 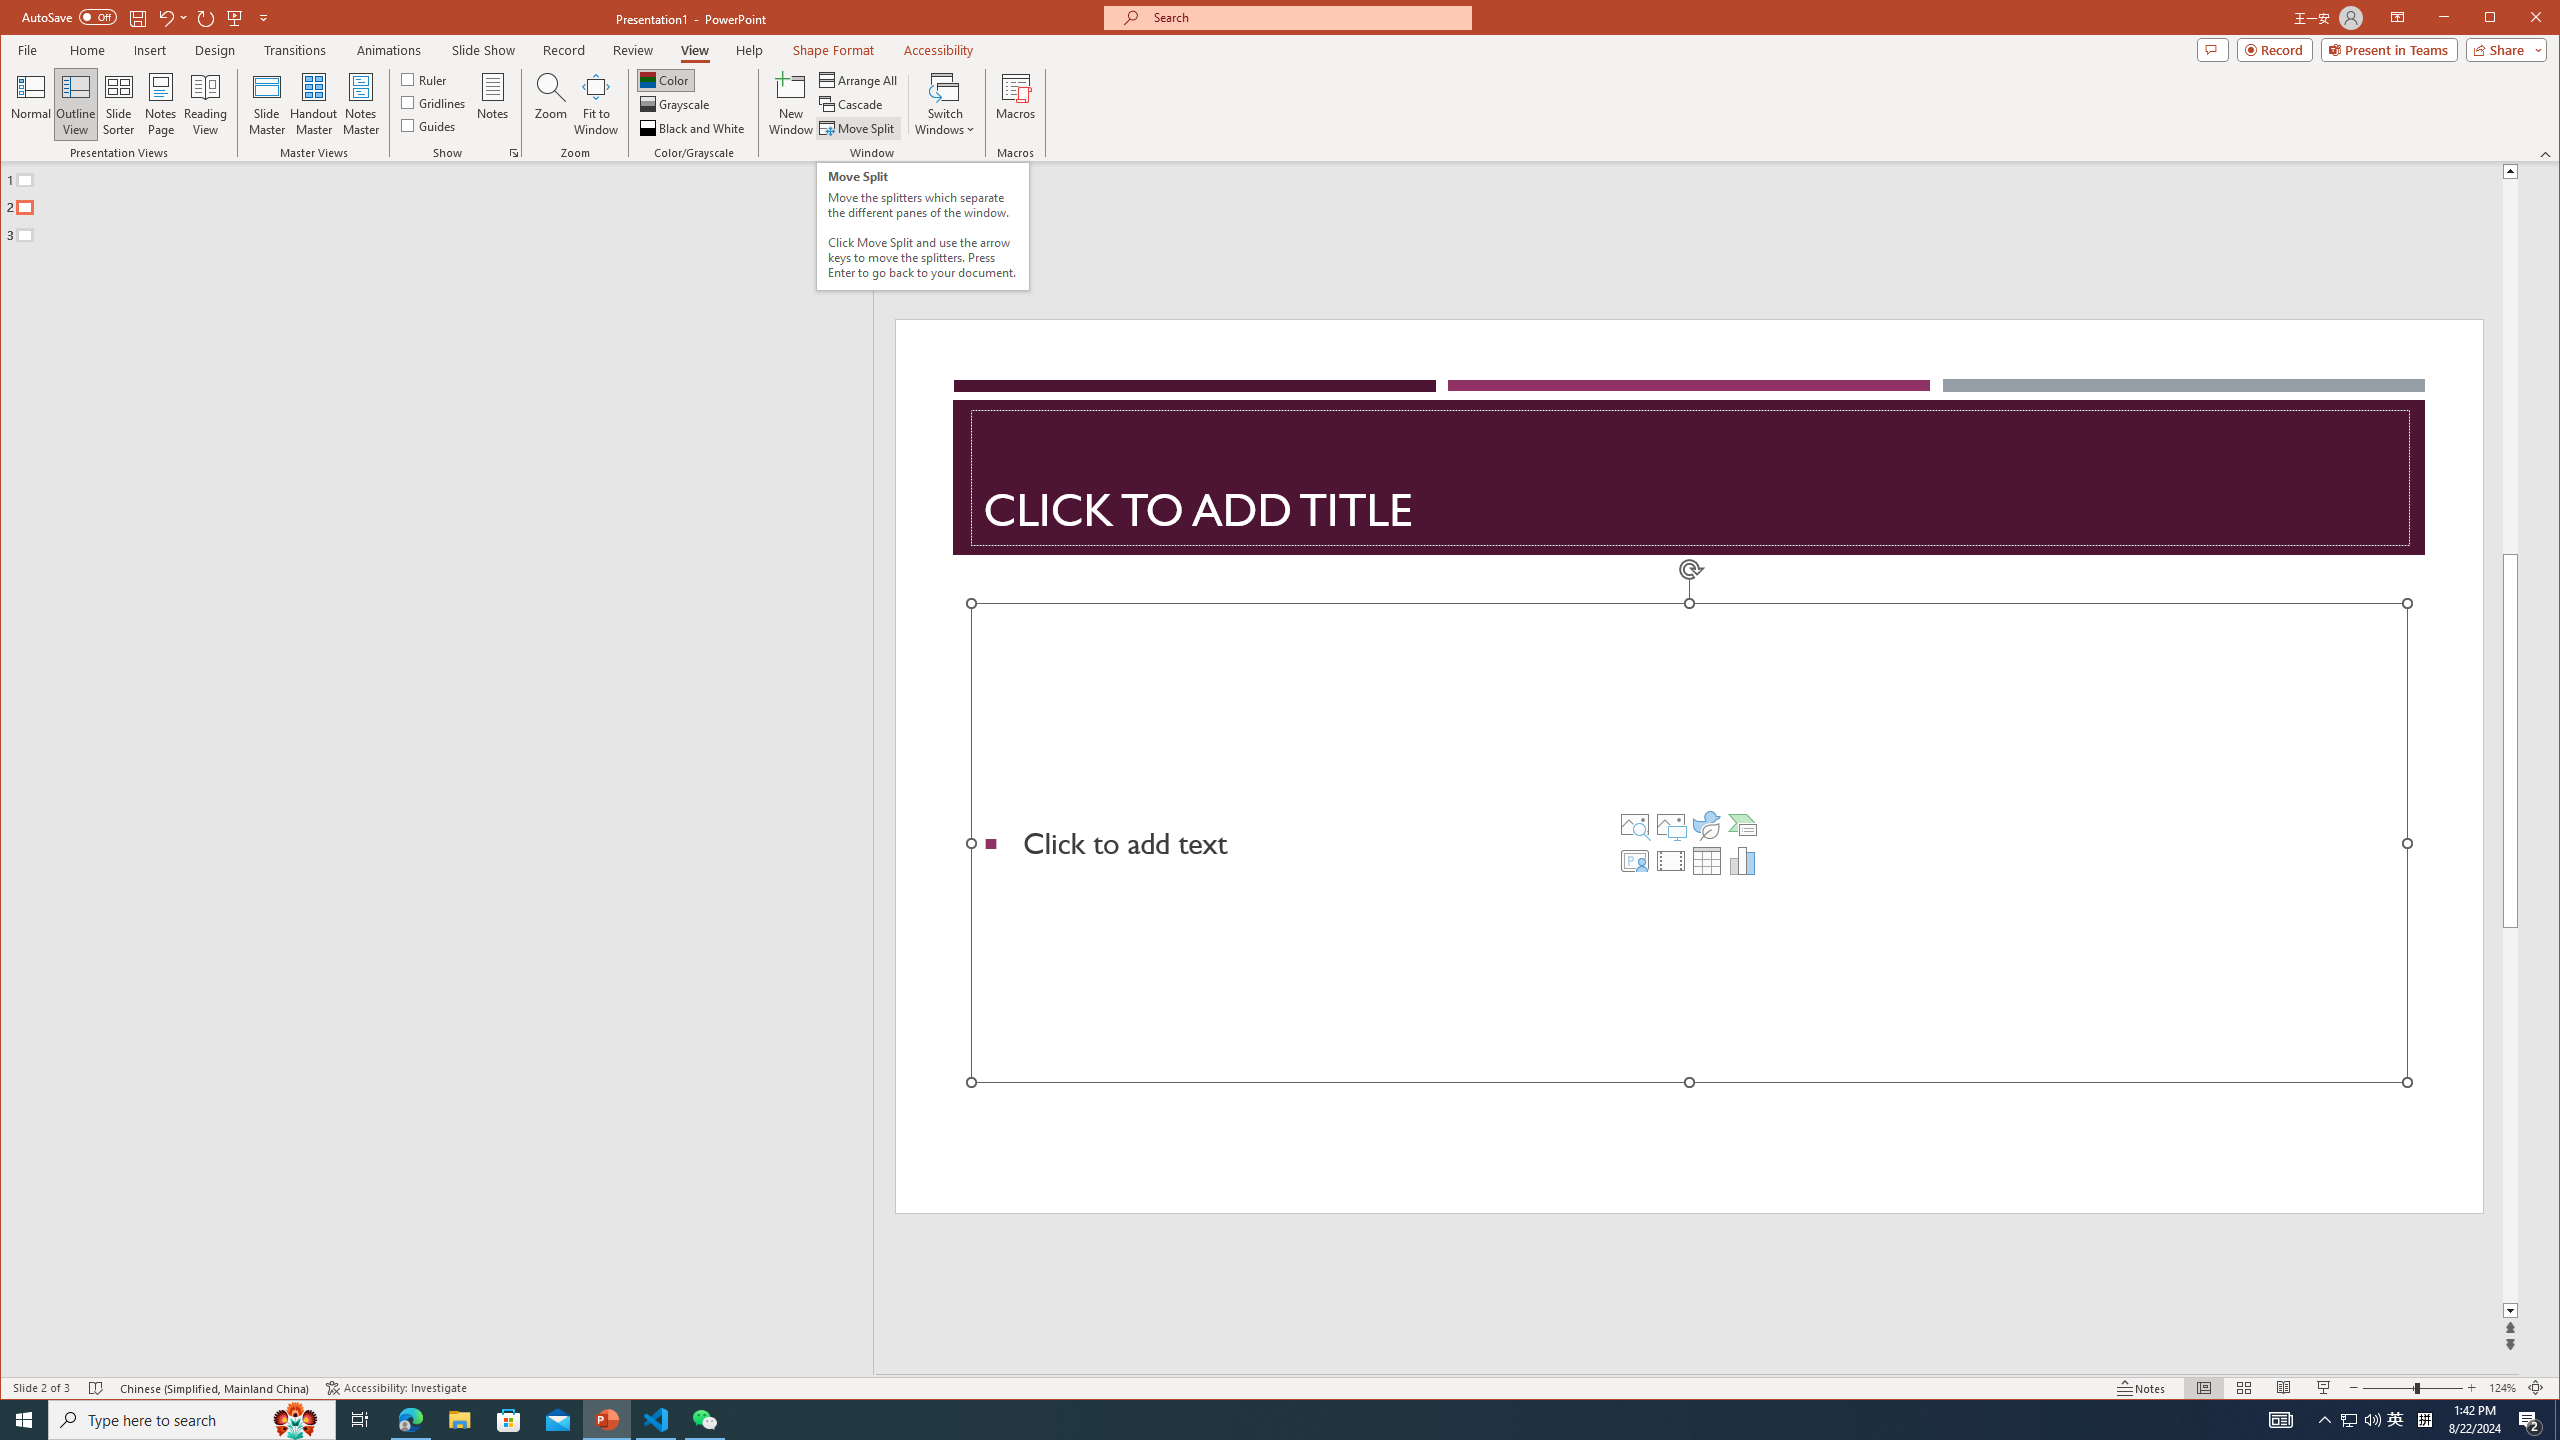 I want to click on 'Insert Table', so click(x=1707, y=861).